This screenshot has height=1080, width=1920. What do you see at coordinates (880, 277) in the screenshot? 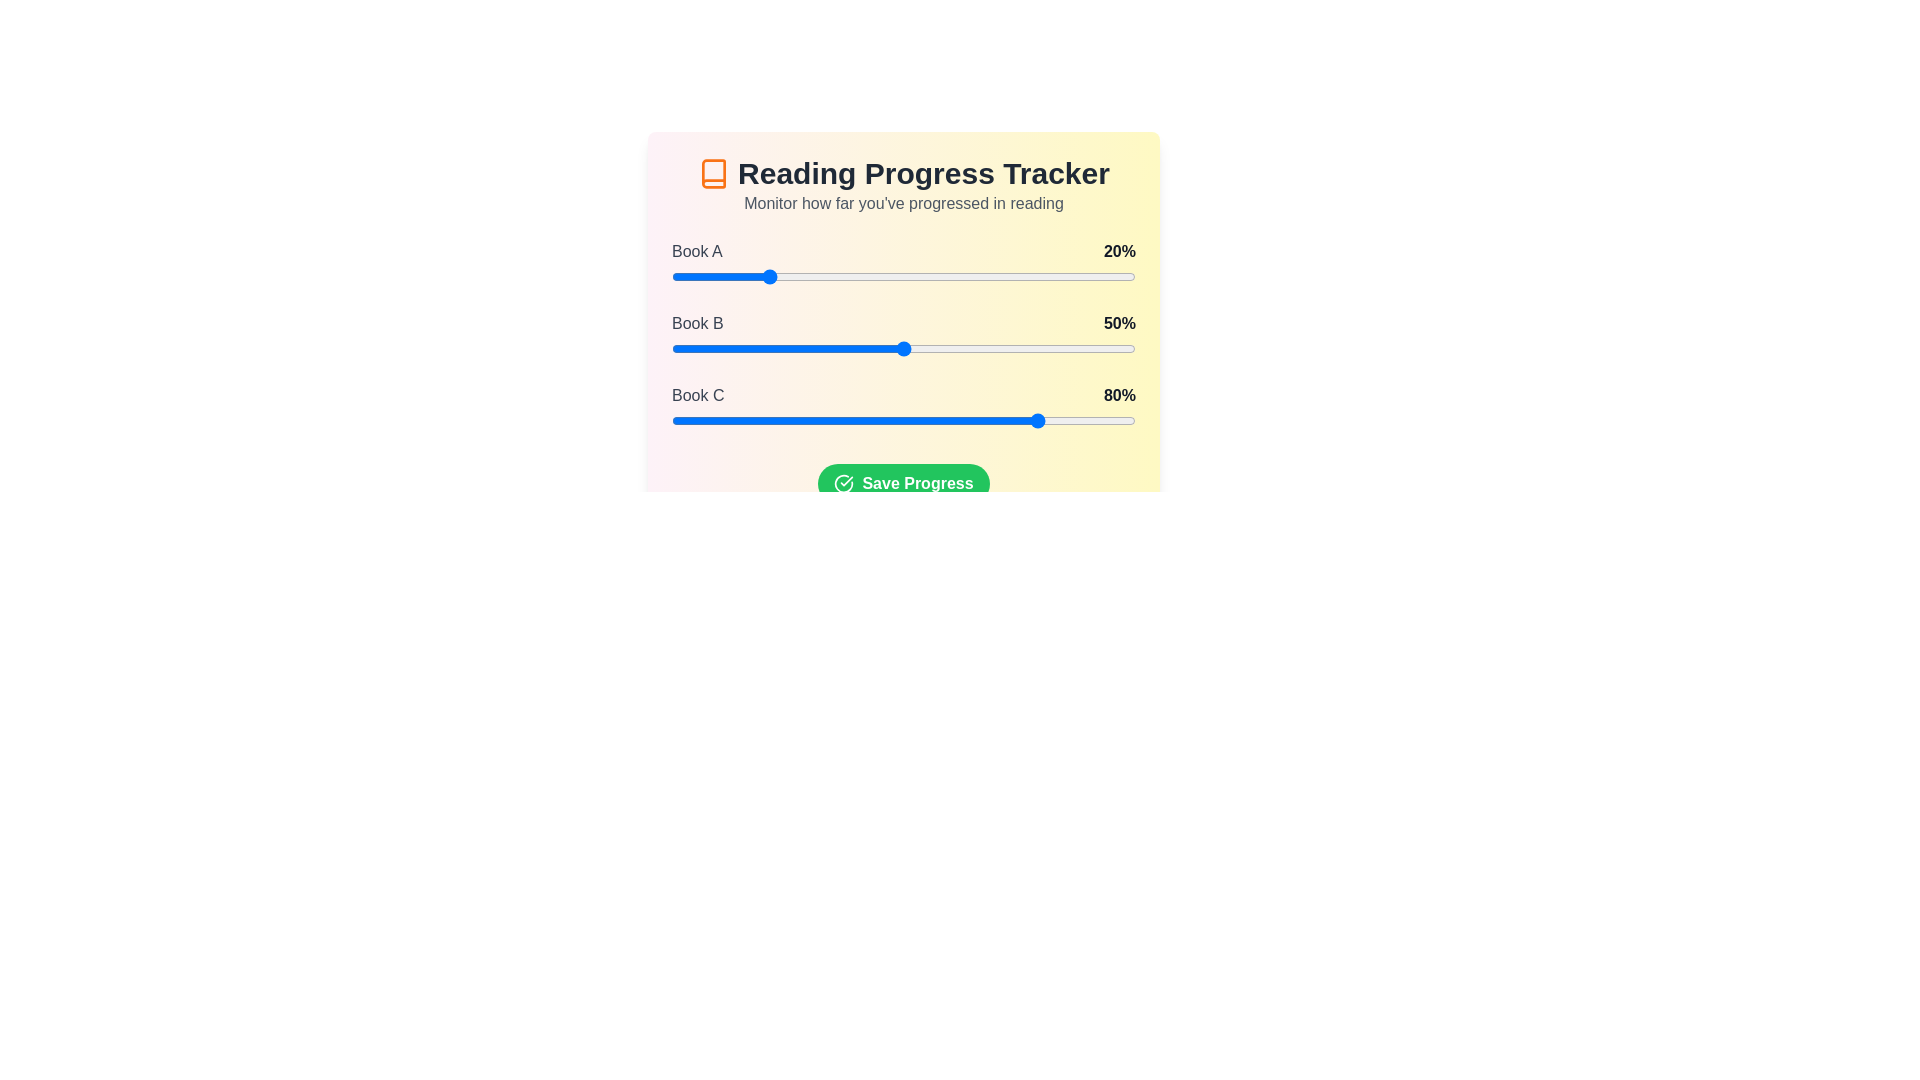
I see `the slider for a book to set its progress to 45%` at bounding box center [880, 277].